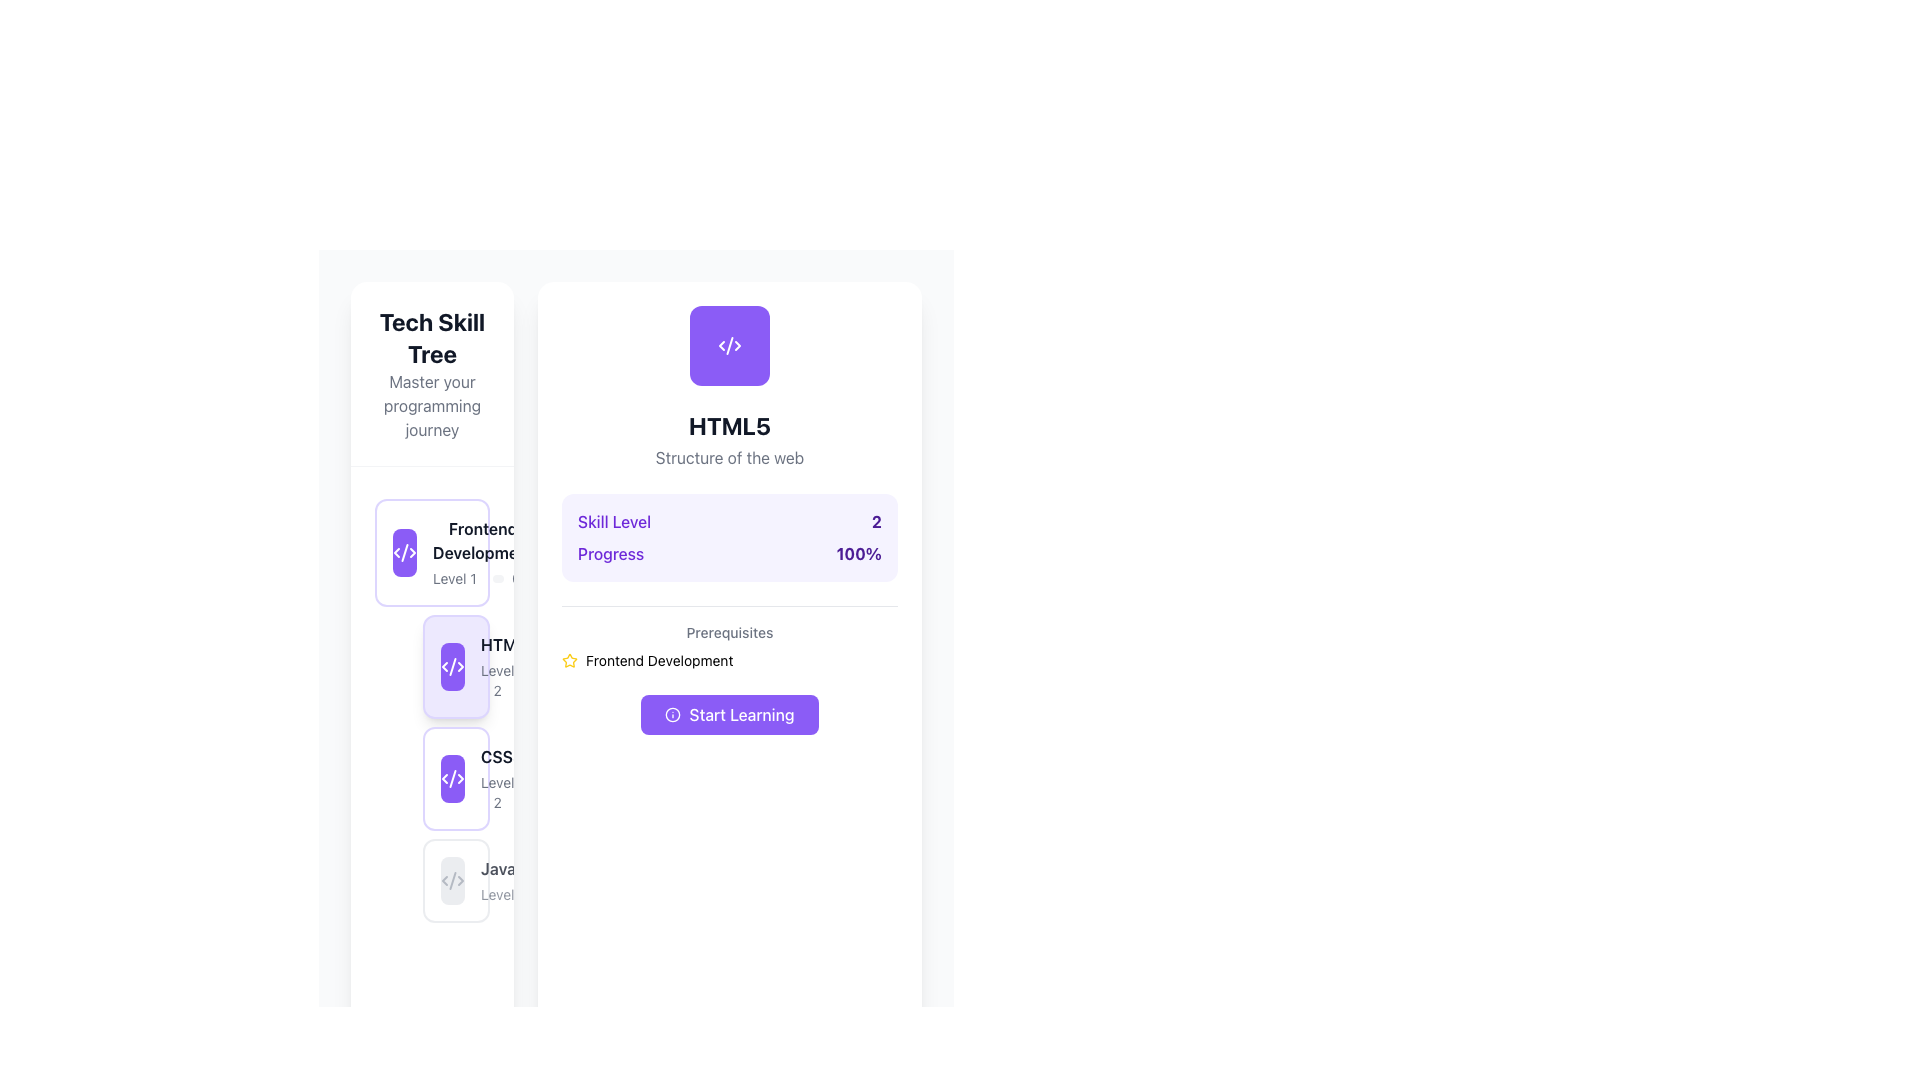  I want to click on the decorative SVG icon that visually represents code or programming, located within the rounded rectangle of the JavaScript skill card in the bottom-most position of the left-hand panel, so click(451, 879).